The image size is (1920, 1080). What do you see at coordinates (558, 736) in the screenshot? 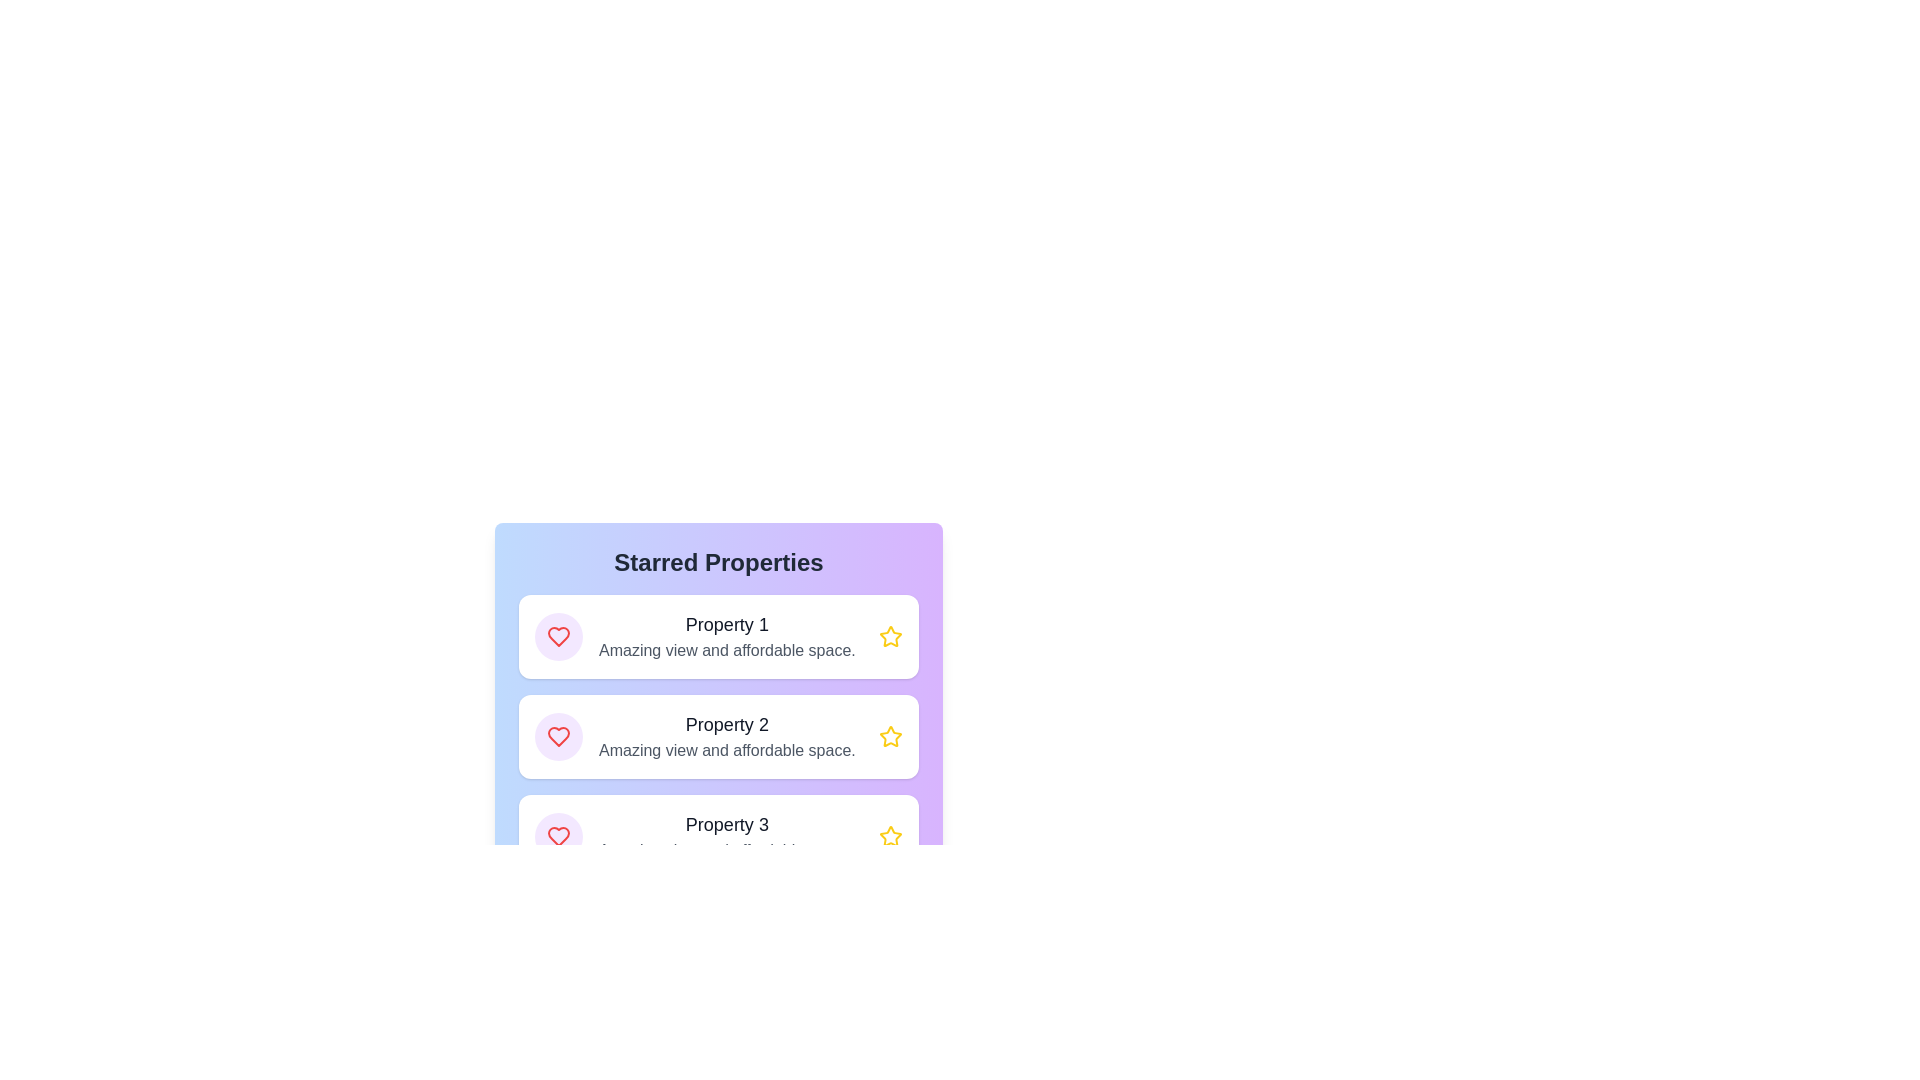
I see `the heart icon representing the 'favorite' or 'like' action, which is located in the second row of the list, inside the purple circular background next to the text 'Property 2'` at bounding box center [558, 736].